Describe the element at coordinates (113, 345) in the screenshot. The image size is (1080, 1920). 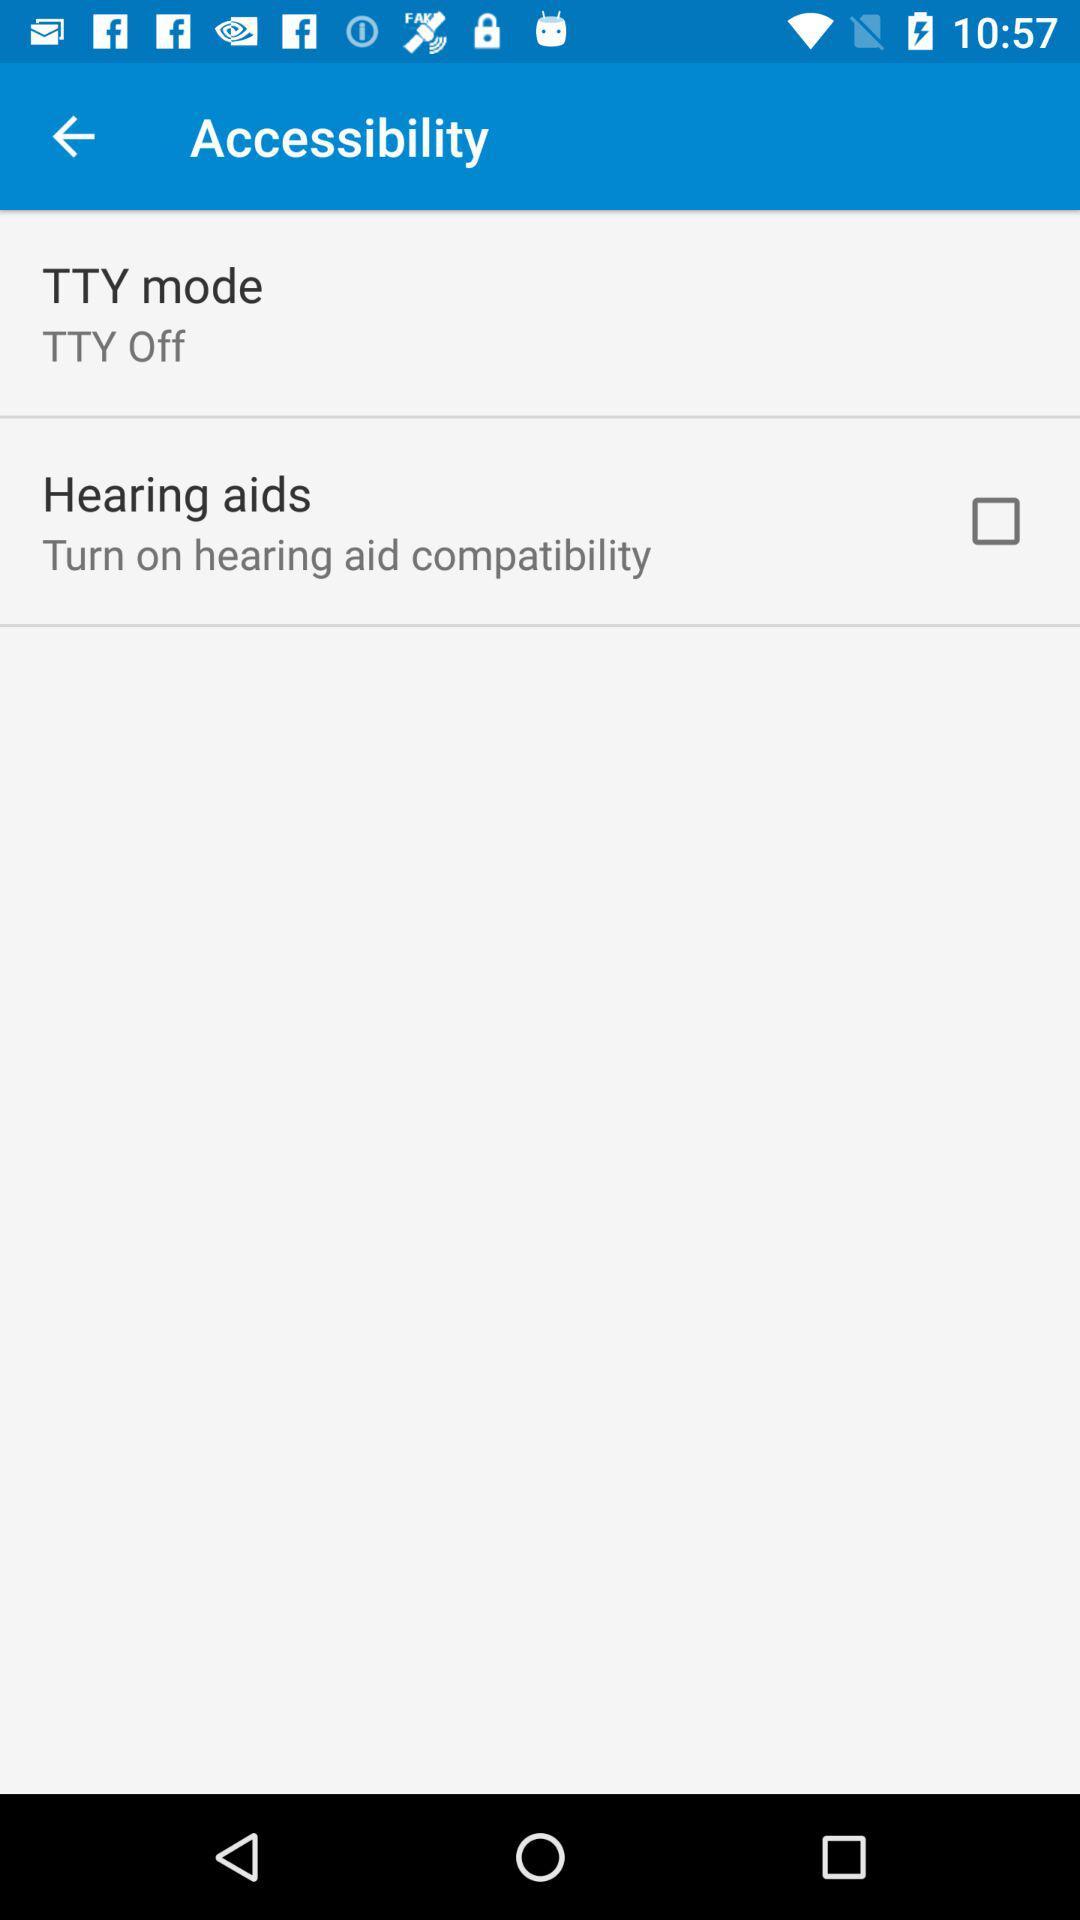
I see `item below the tty mode icon` at that location.